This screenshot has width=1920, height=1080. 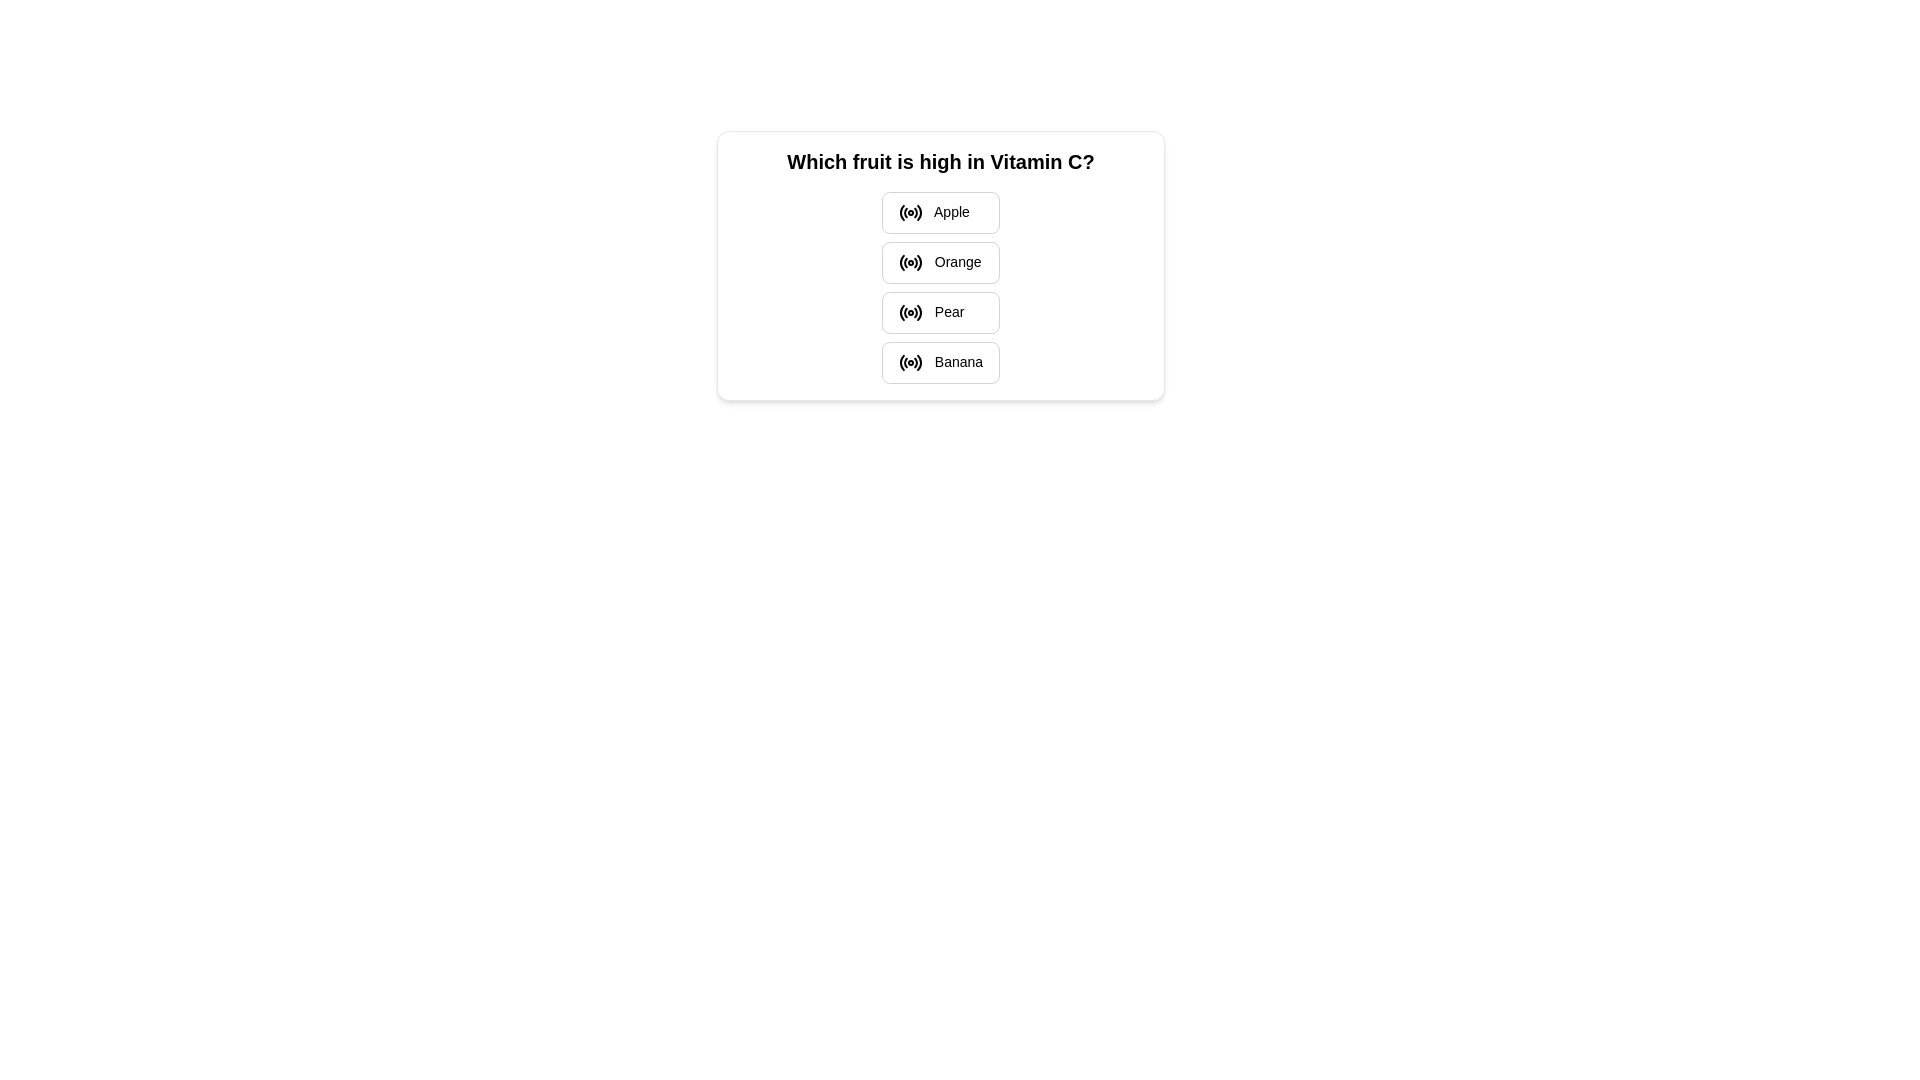 What do you see at coordinates (918, 312) in the screenshot?
I see `the visual component of the radio button graphic located within the third radio button for the 'Pear' option under the question 'Which fruit is high in Vitamin C?'` at bounding box center [918, 312].